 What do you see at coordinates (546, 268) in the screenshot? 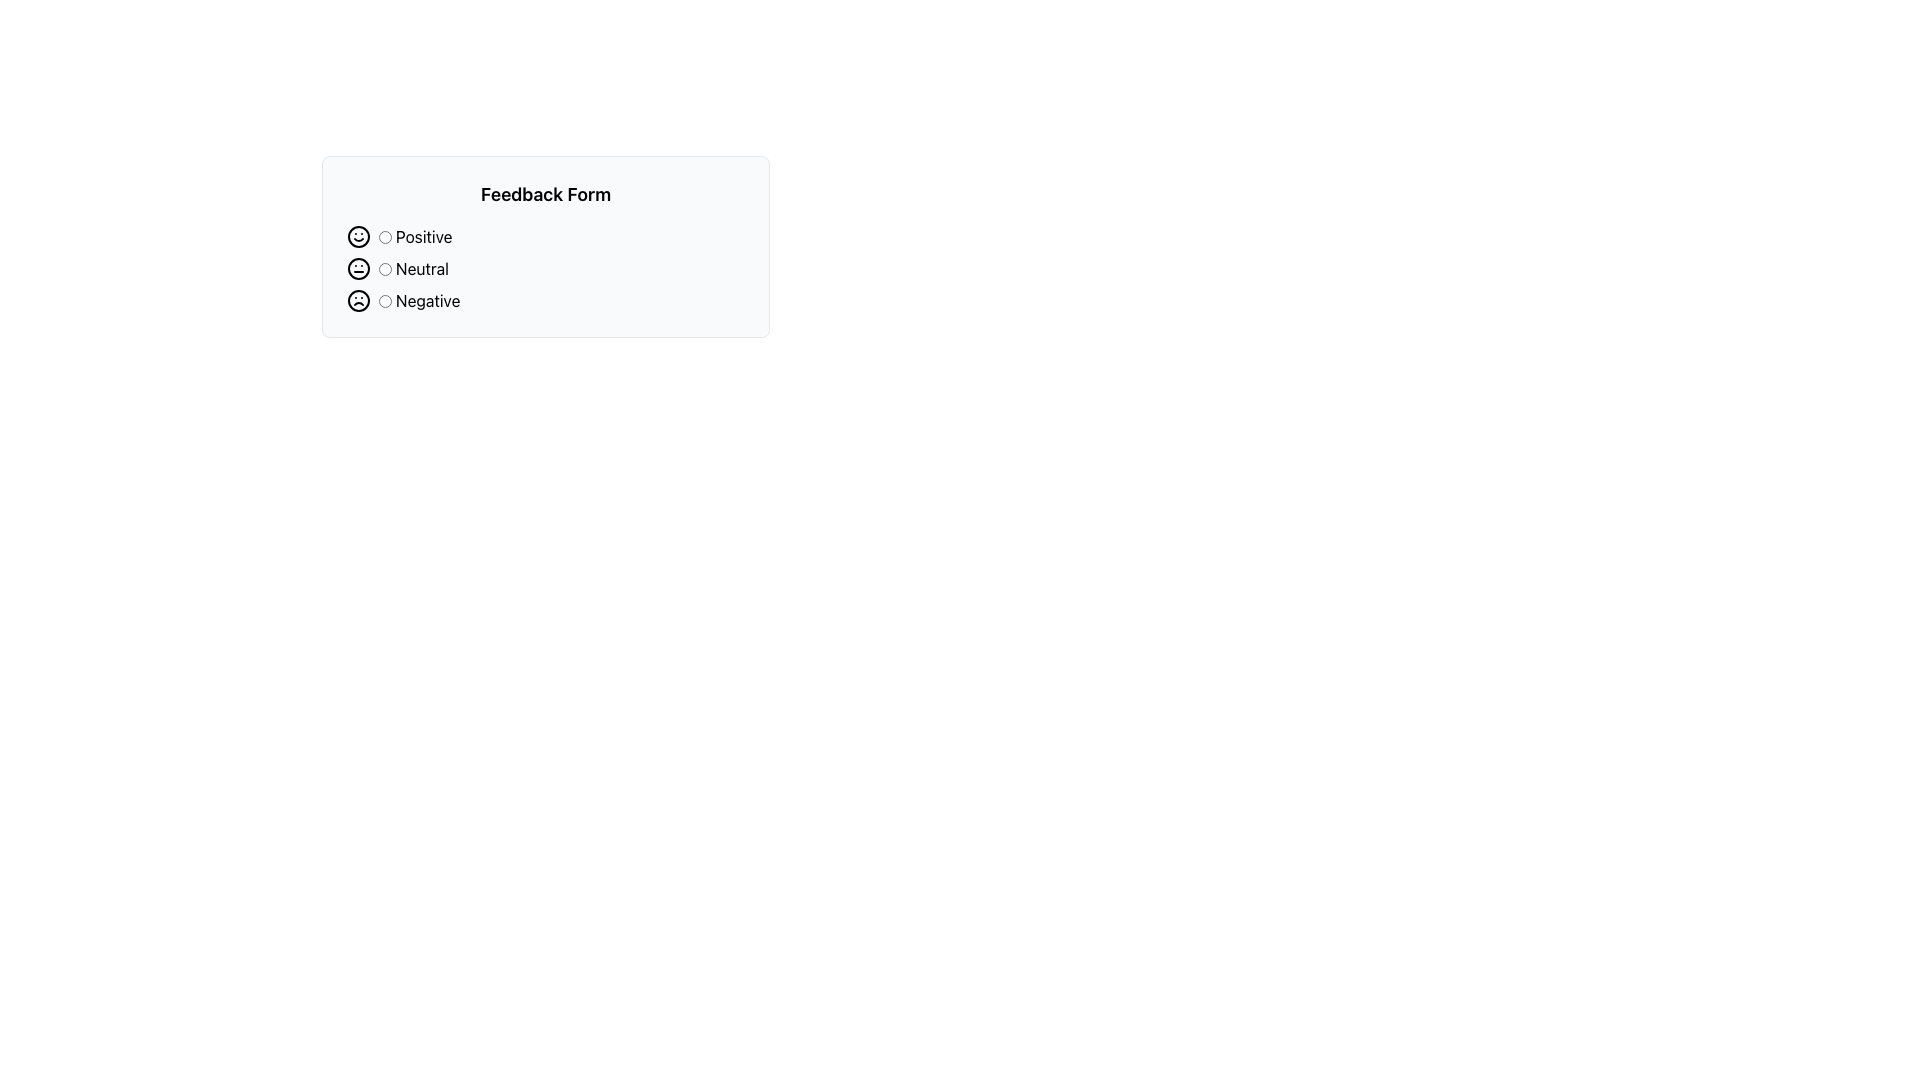
I see `the 'Neutral' radio button option in the feedback section to receive visual feedback` at bounding box center [546, 268].